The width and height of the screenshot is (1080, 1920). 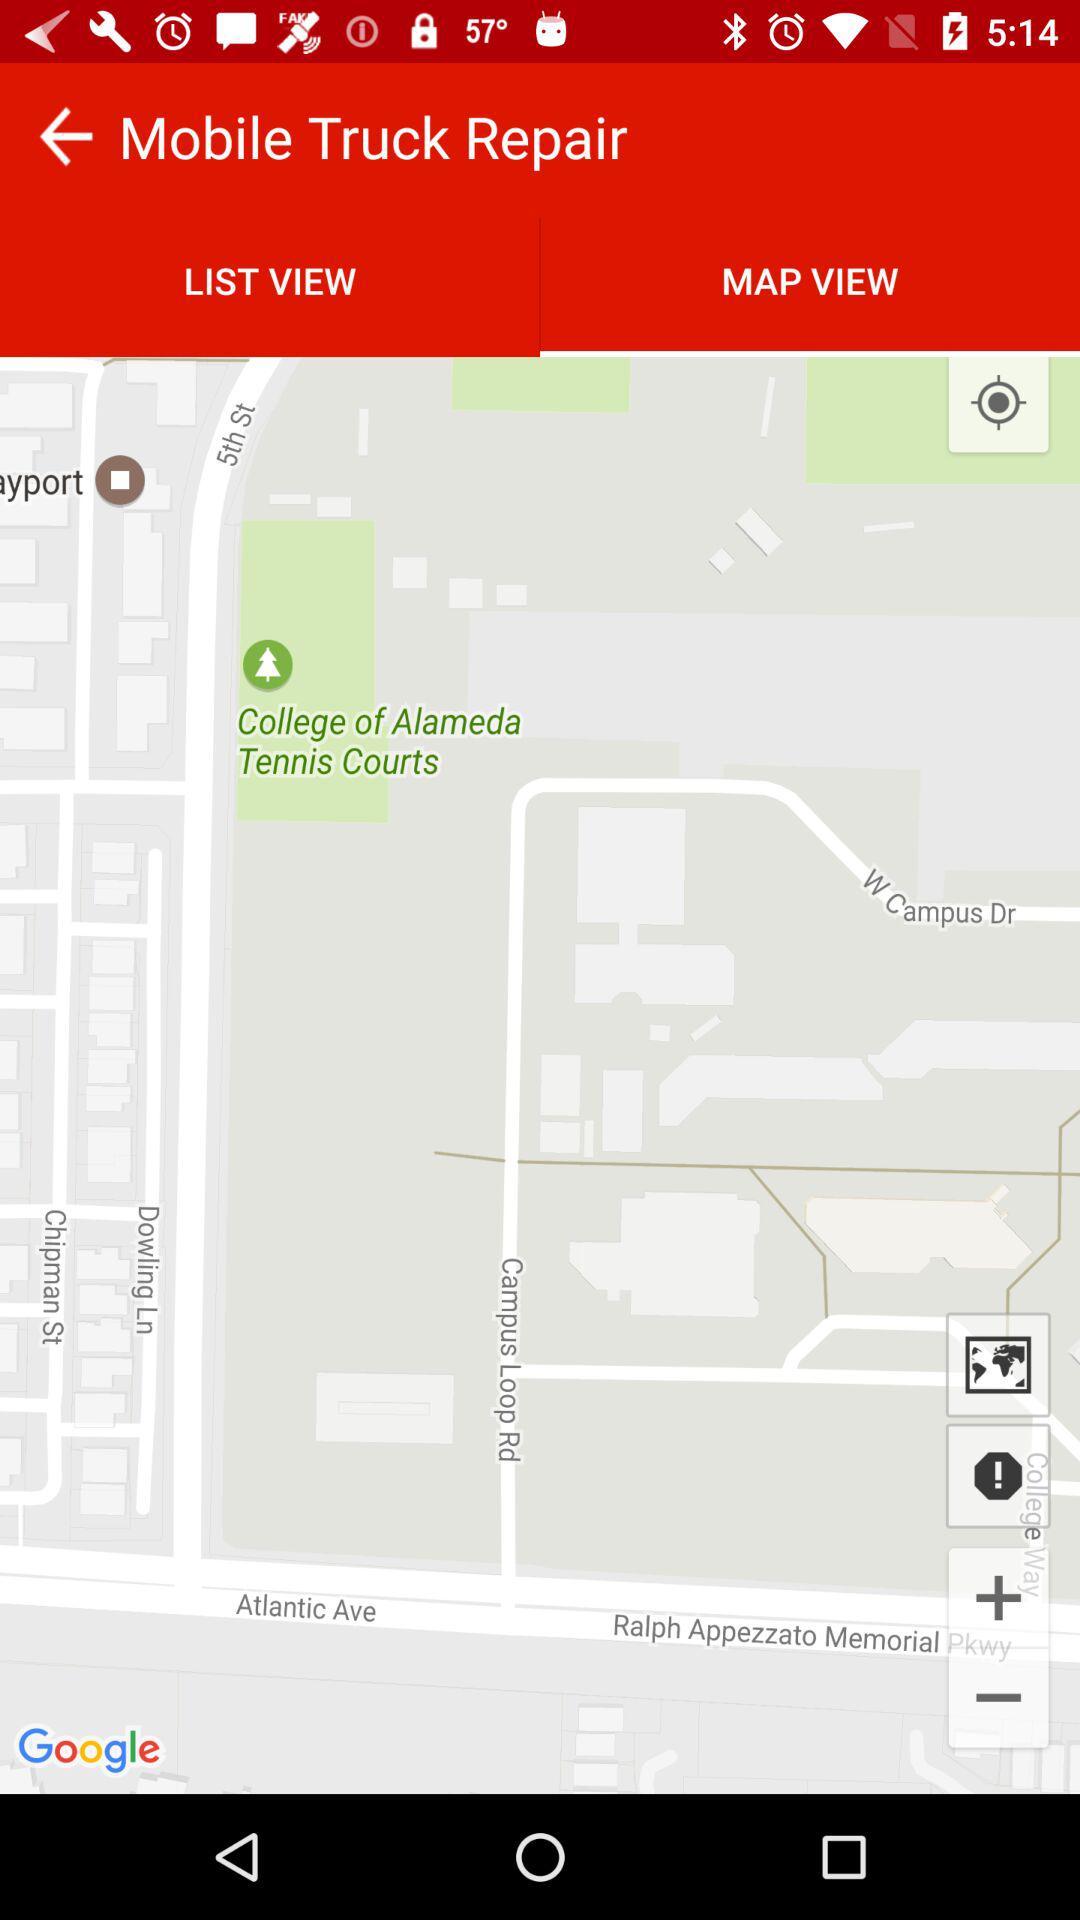 I want to click on the item to the right of the list view item, so click(x=998, y=402).